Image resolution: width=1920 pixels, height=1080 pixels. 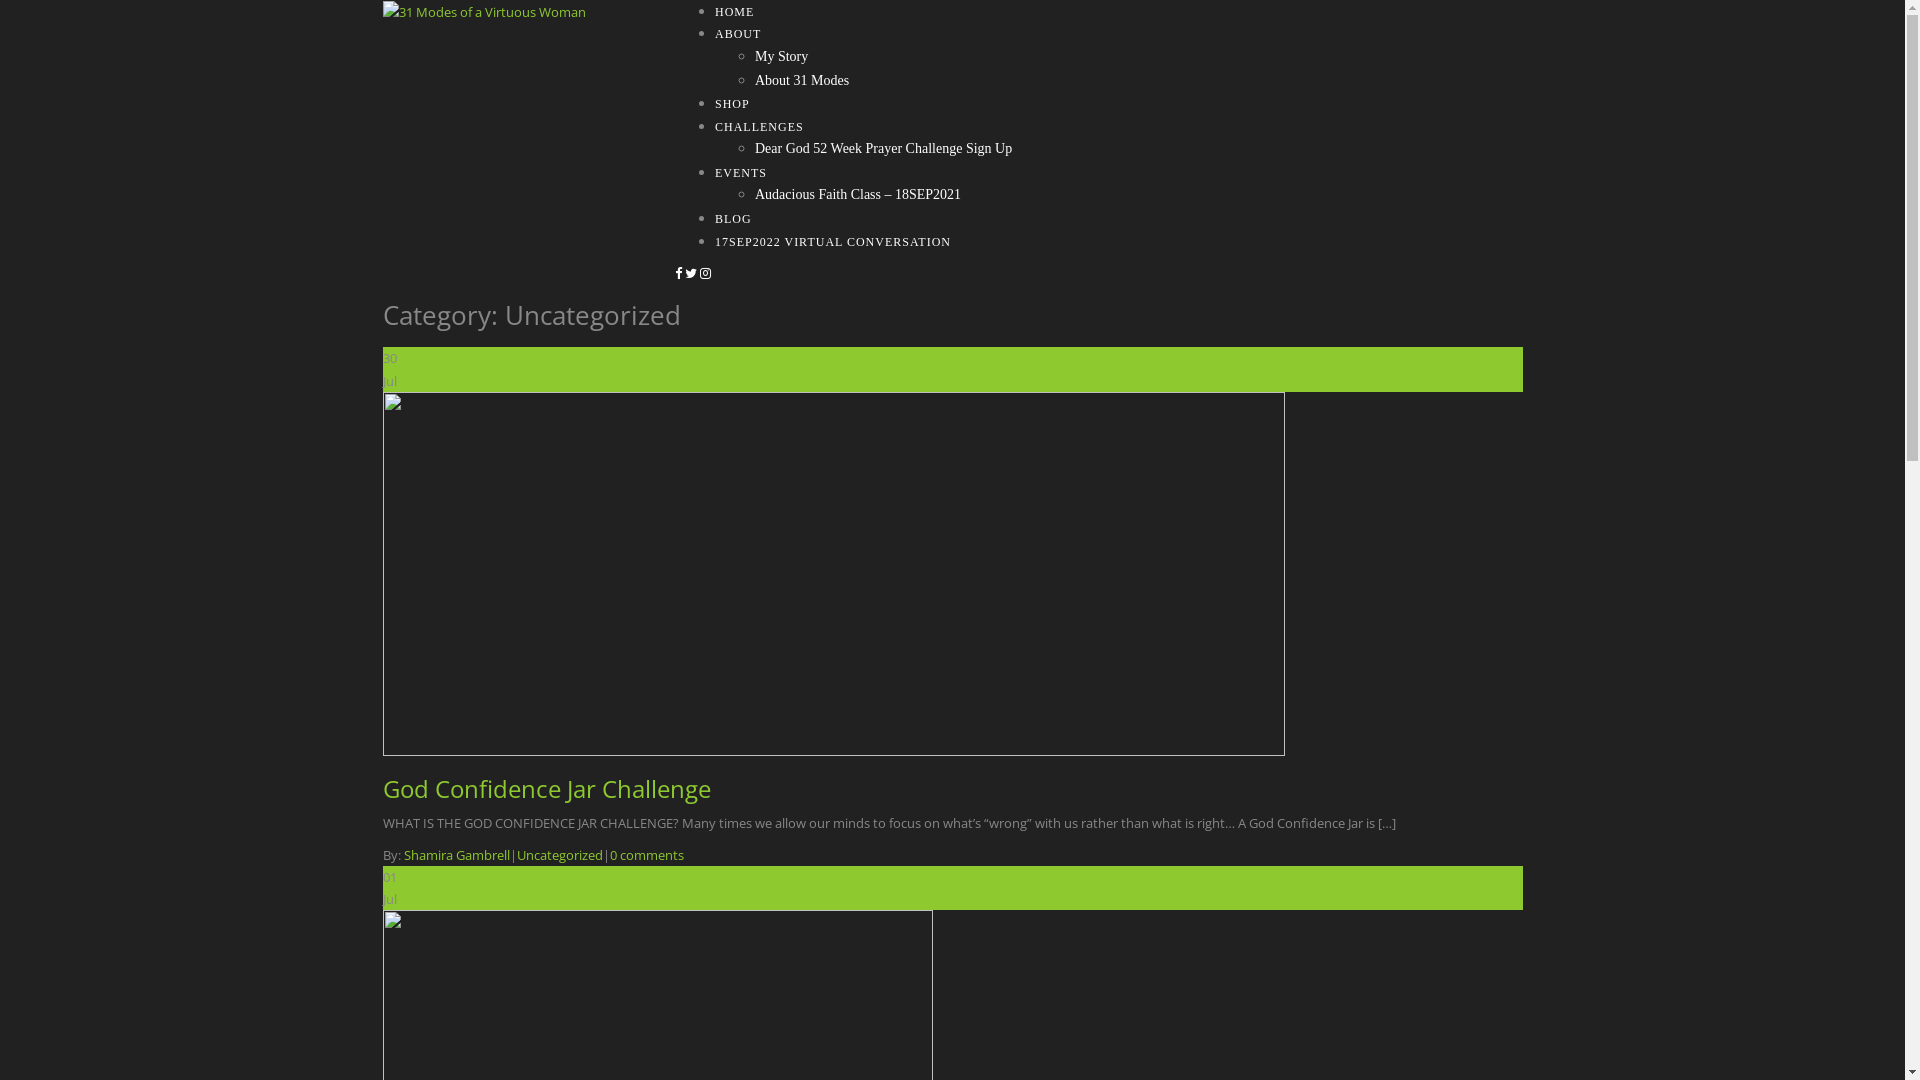 What do you see at coordinates (558, 855) in the screenshot?
I see `'Uncategorized'` at bounding box center [558, 855].